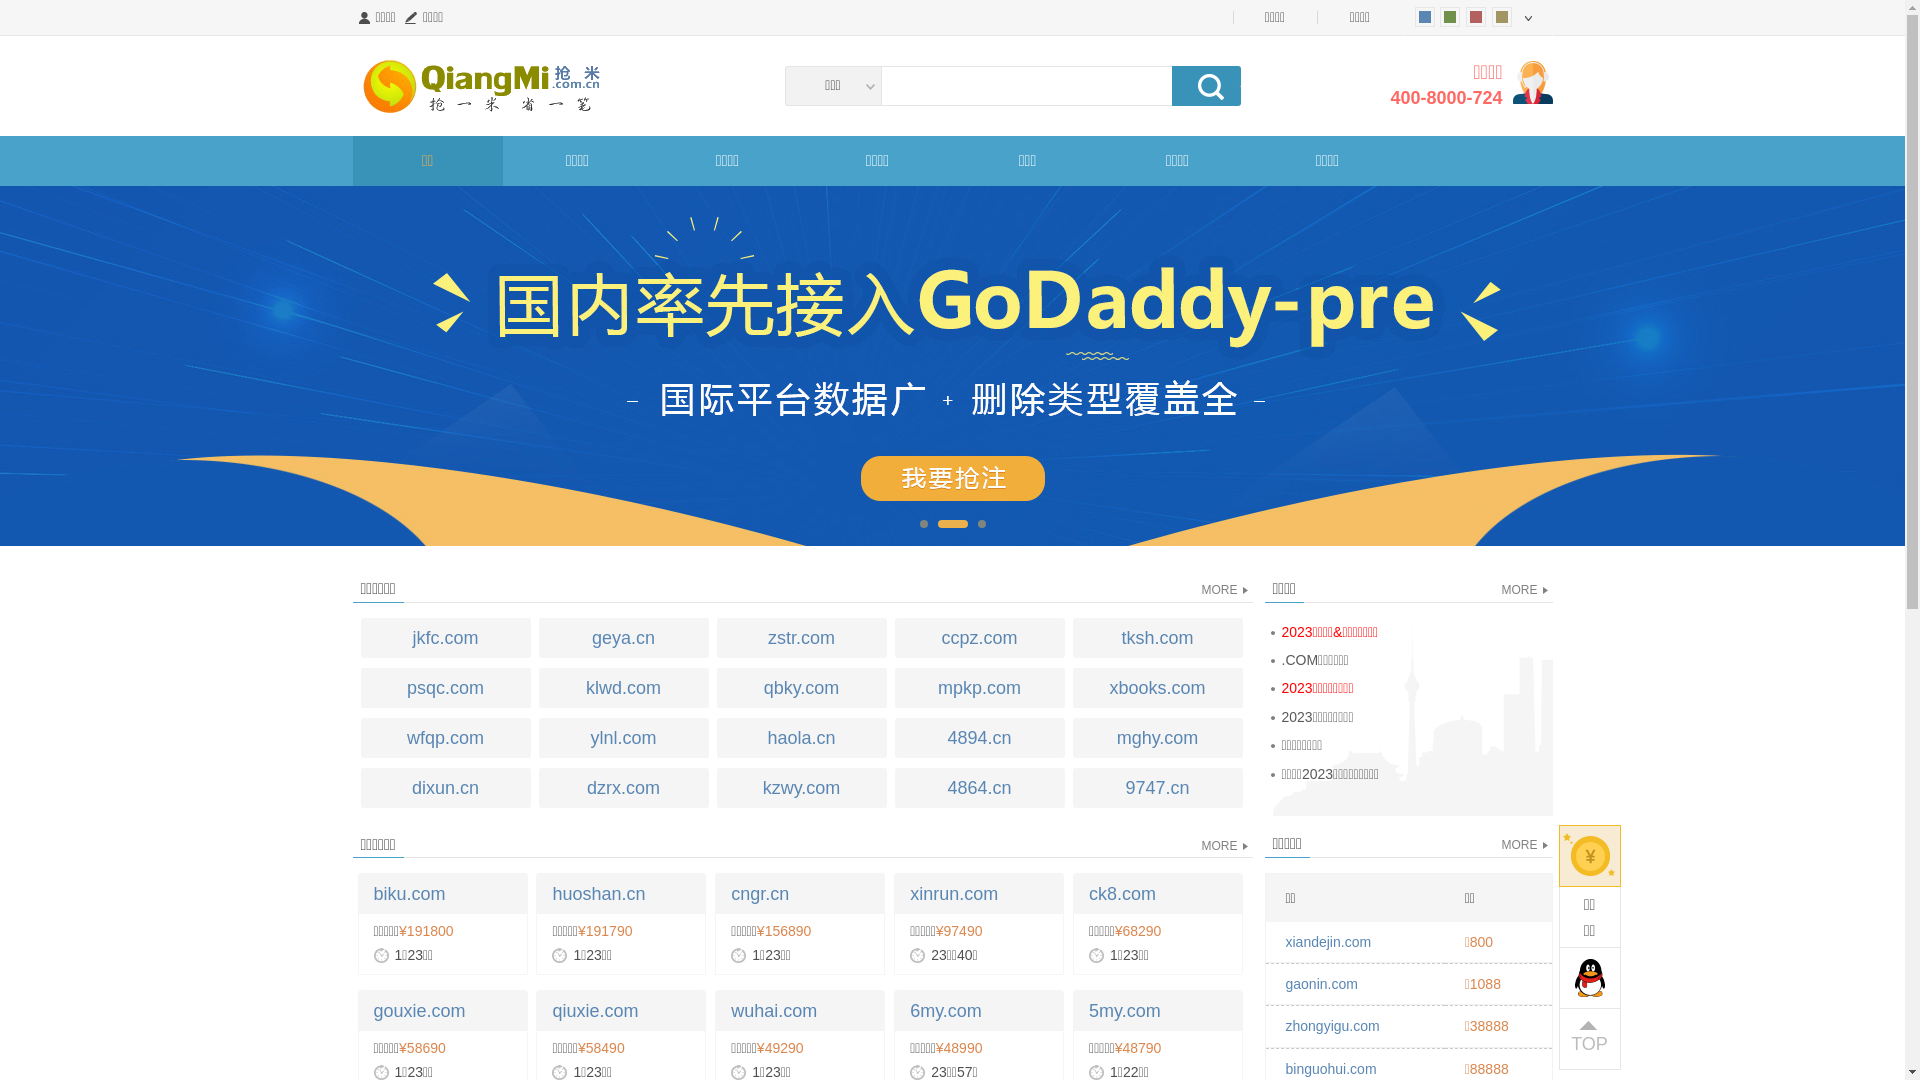 Image resolution: width=1920 pixels, height=1080 pixels. What do you see at coordinates (622, 786) in the screenshot?
I see `'dzrx.com'` at bounding box center [622, 786].